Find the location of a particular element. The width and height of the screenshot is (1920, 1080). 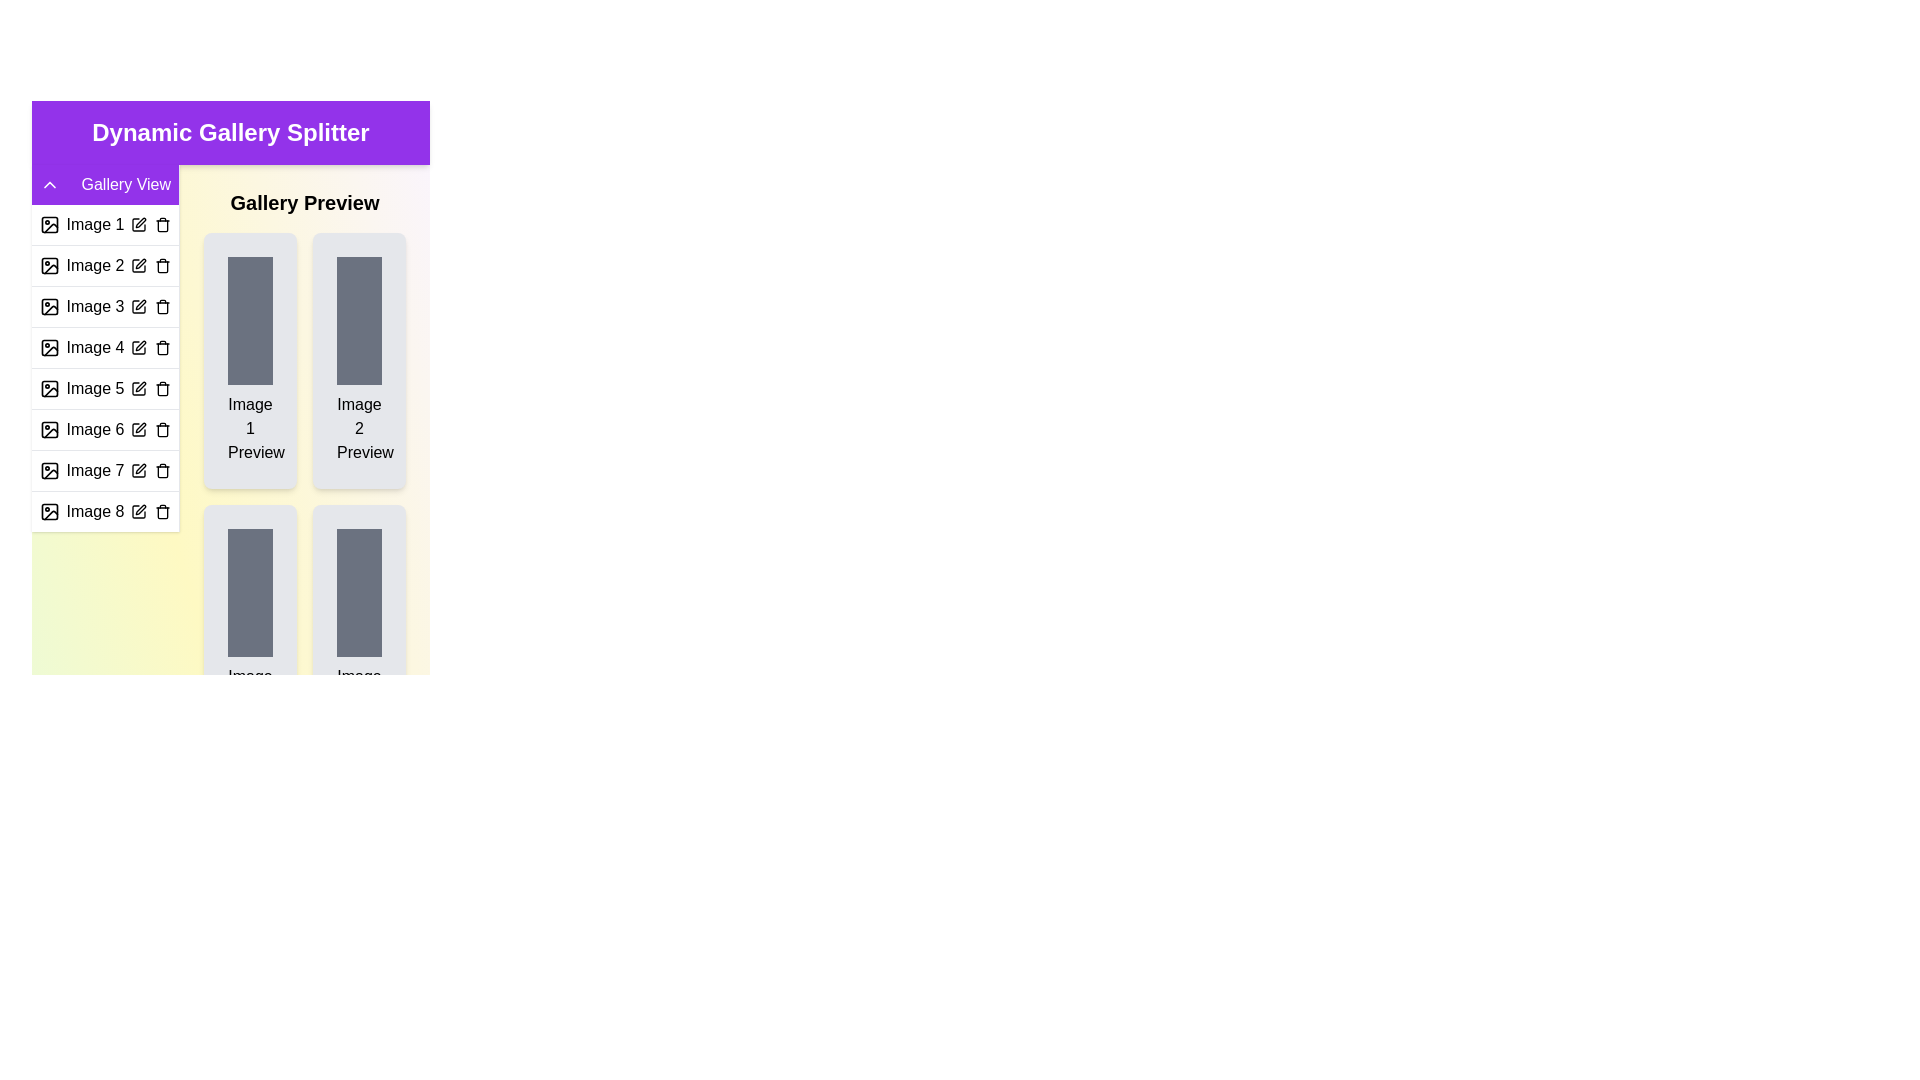

the icon resembling a classic image representation located at the top left of its bounding area in the 'Gallery View' section is located at coordinates (49, 389).